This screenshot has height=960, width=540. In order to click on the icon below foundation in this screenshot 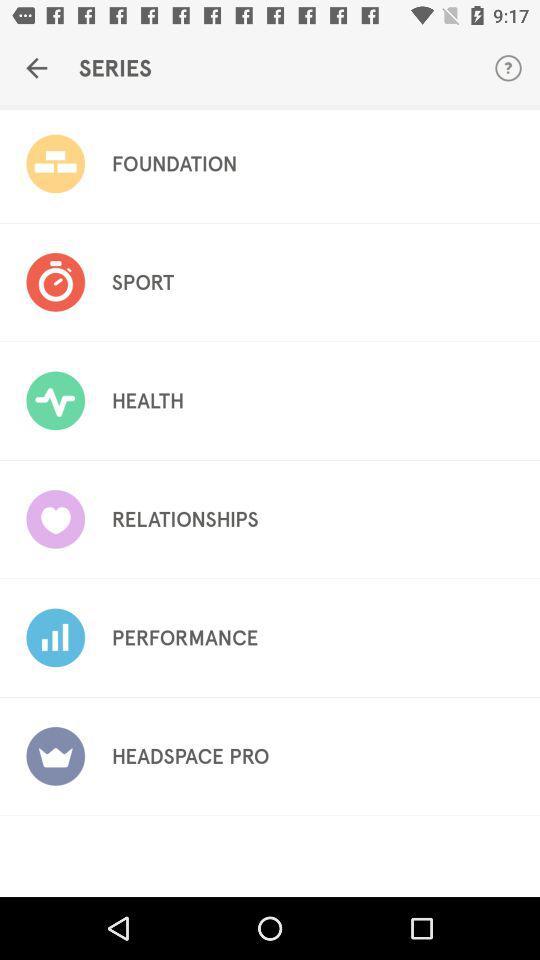, I will do `click(141, 281)`.